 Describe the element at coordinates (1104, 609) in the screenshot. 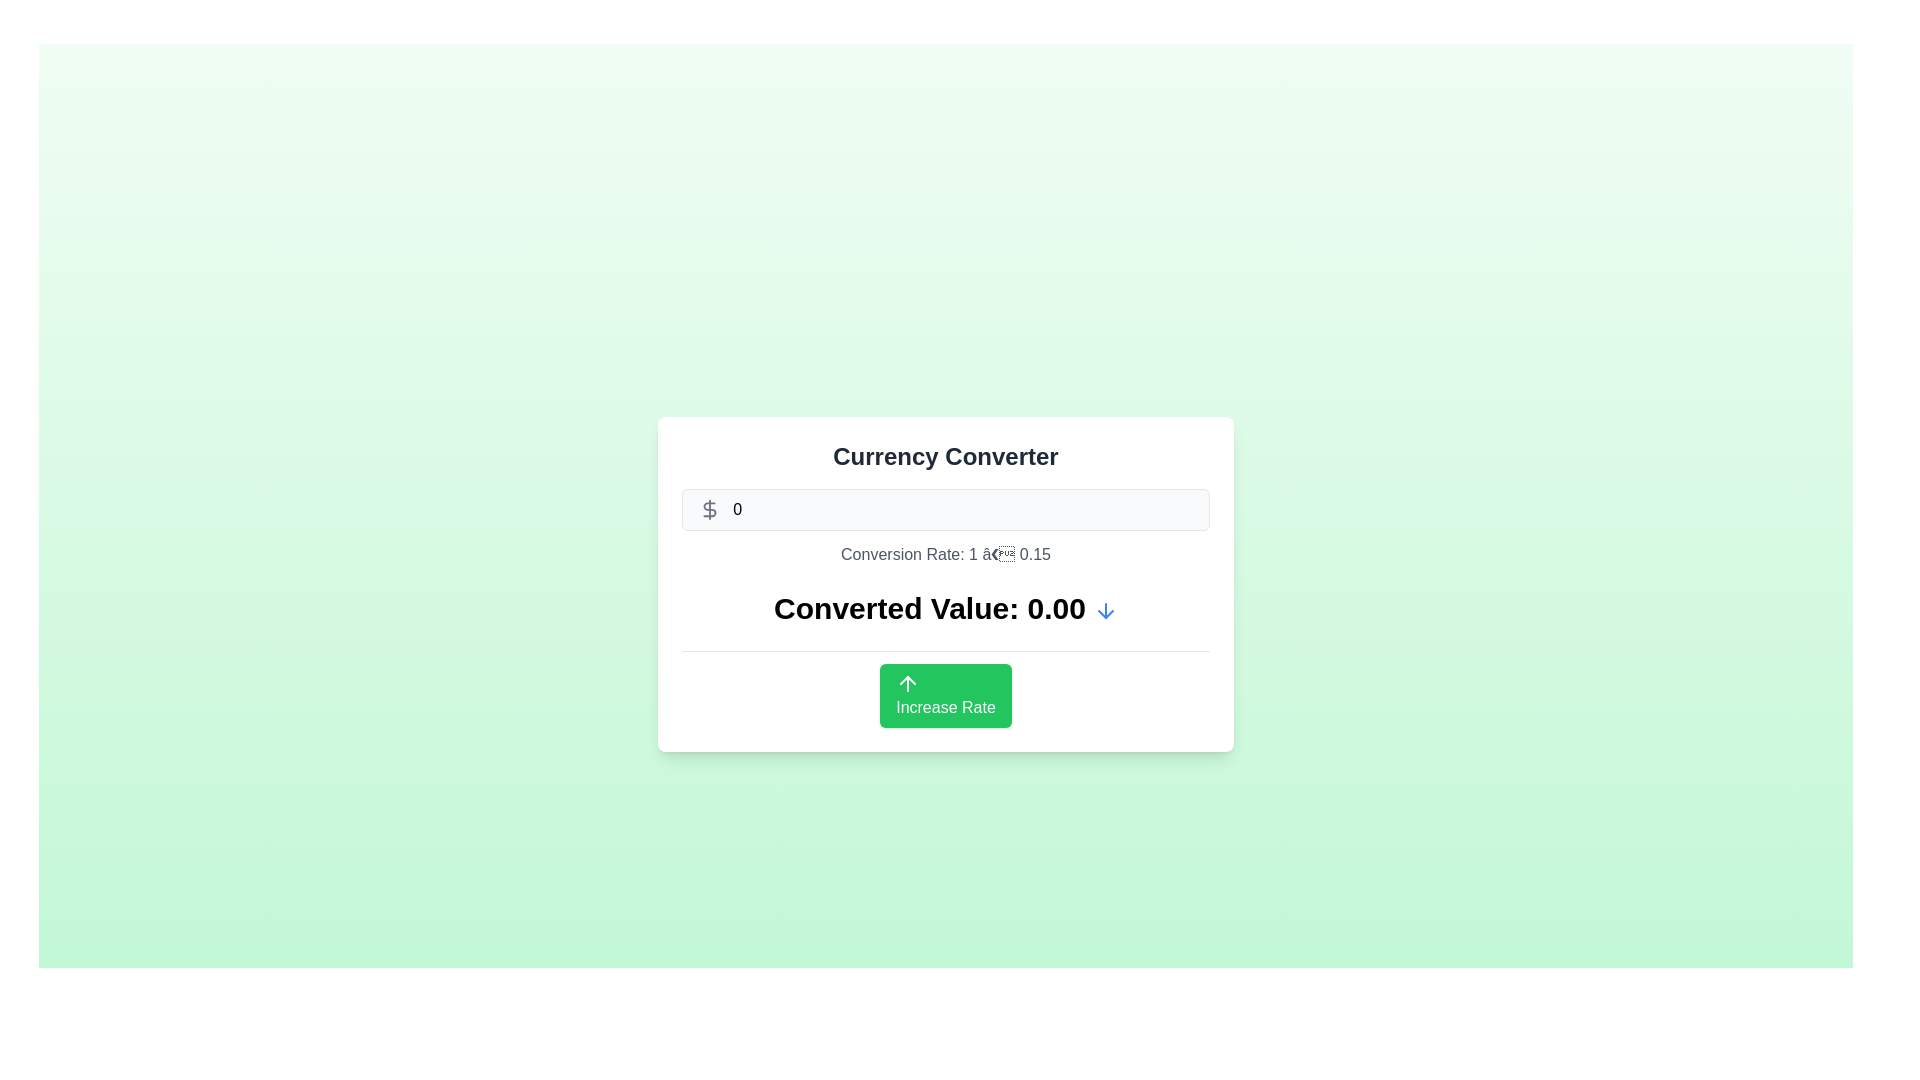

I see `the dropdown toggle button, represented by a downward-pointing arrow icon, located to the right of the text 'Converted Value: 0.00'` at that location.